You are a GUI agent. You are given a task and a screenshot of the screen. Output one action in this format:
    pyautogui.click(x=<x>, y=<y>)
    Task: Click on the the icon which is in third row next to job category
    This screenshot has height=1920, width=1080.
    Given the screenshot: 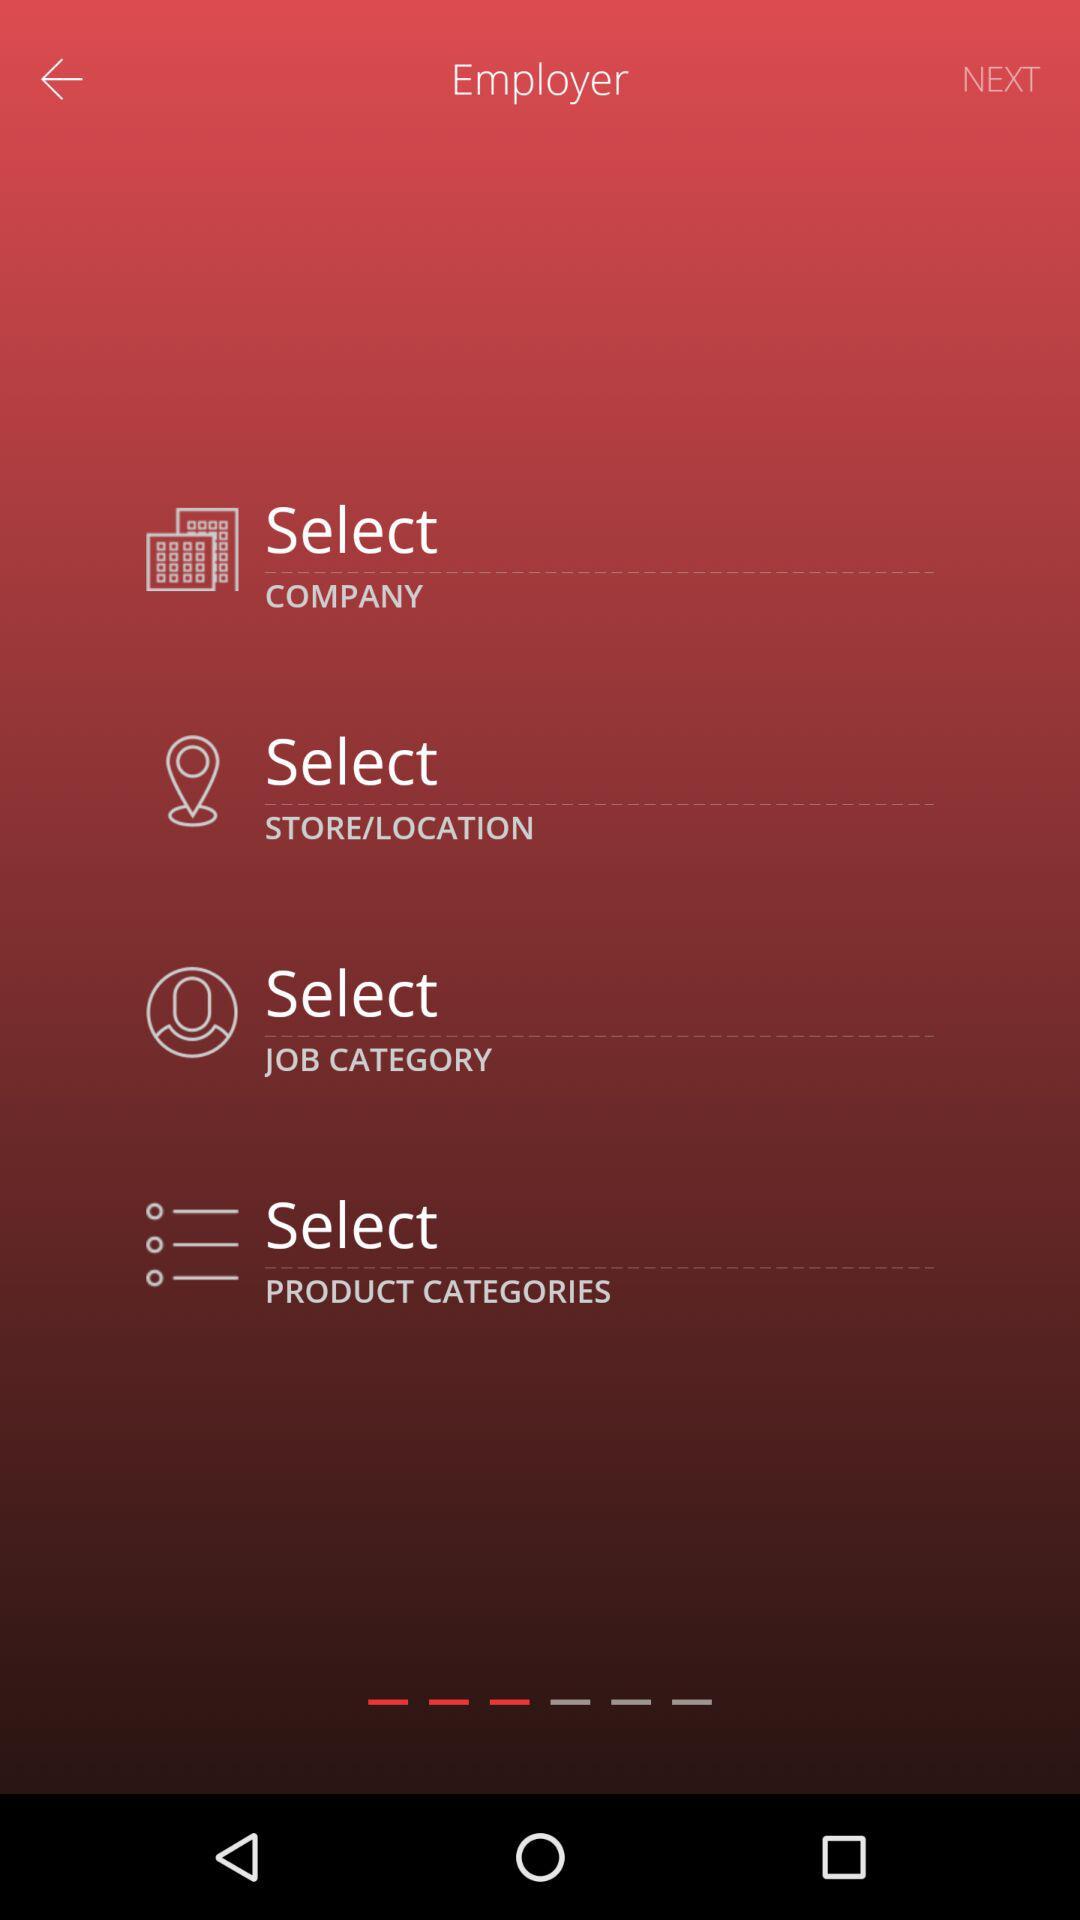 What is the action you would take?
    pyautogui.click(x=192, y=1012)
    